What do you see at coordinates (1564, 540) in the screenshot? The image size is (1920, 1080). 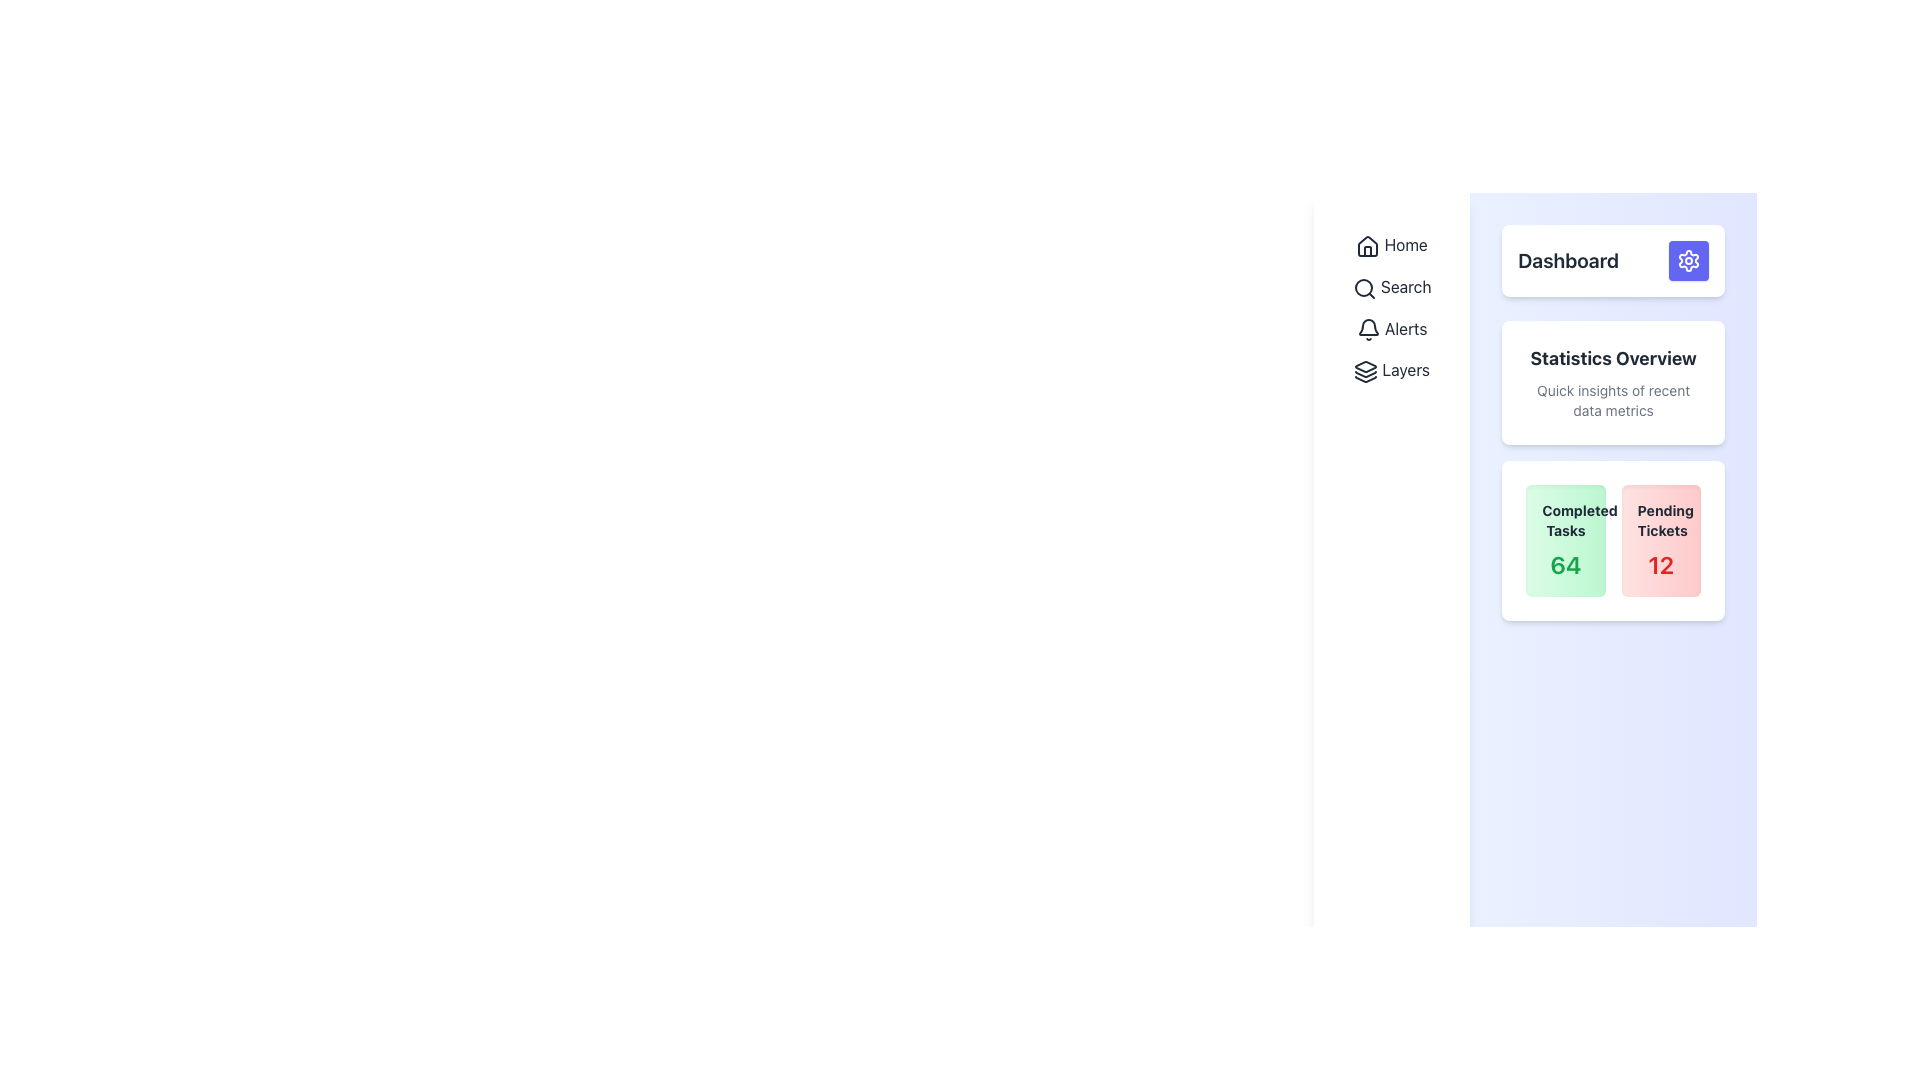 I see `the information displayed on the Information card that shows the count of completed tasks in the Statistics Overview section` at bounding box center [1564, 540].